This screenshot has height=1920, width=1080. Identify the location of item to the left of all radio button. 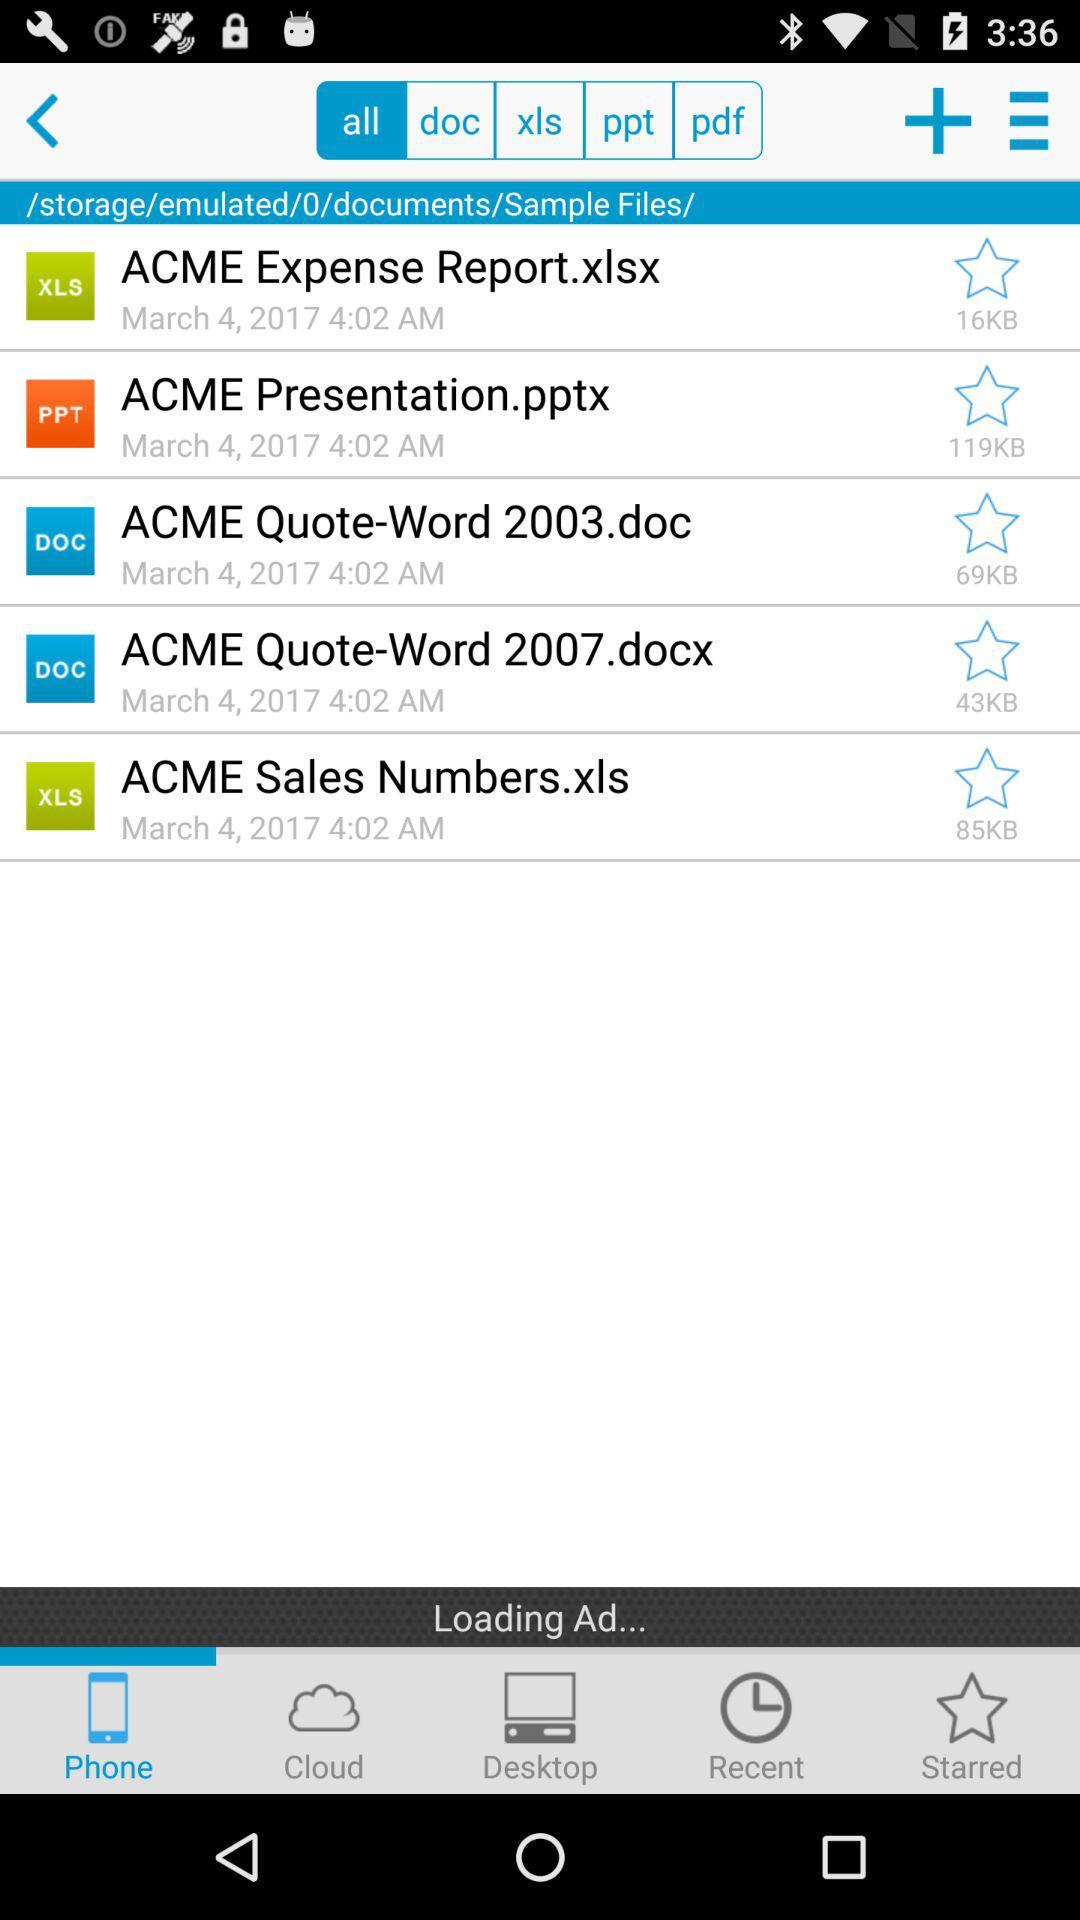
(56, 119).